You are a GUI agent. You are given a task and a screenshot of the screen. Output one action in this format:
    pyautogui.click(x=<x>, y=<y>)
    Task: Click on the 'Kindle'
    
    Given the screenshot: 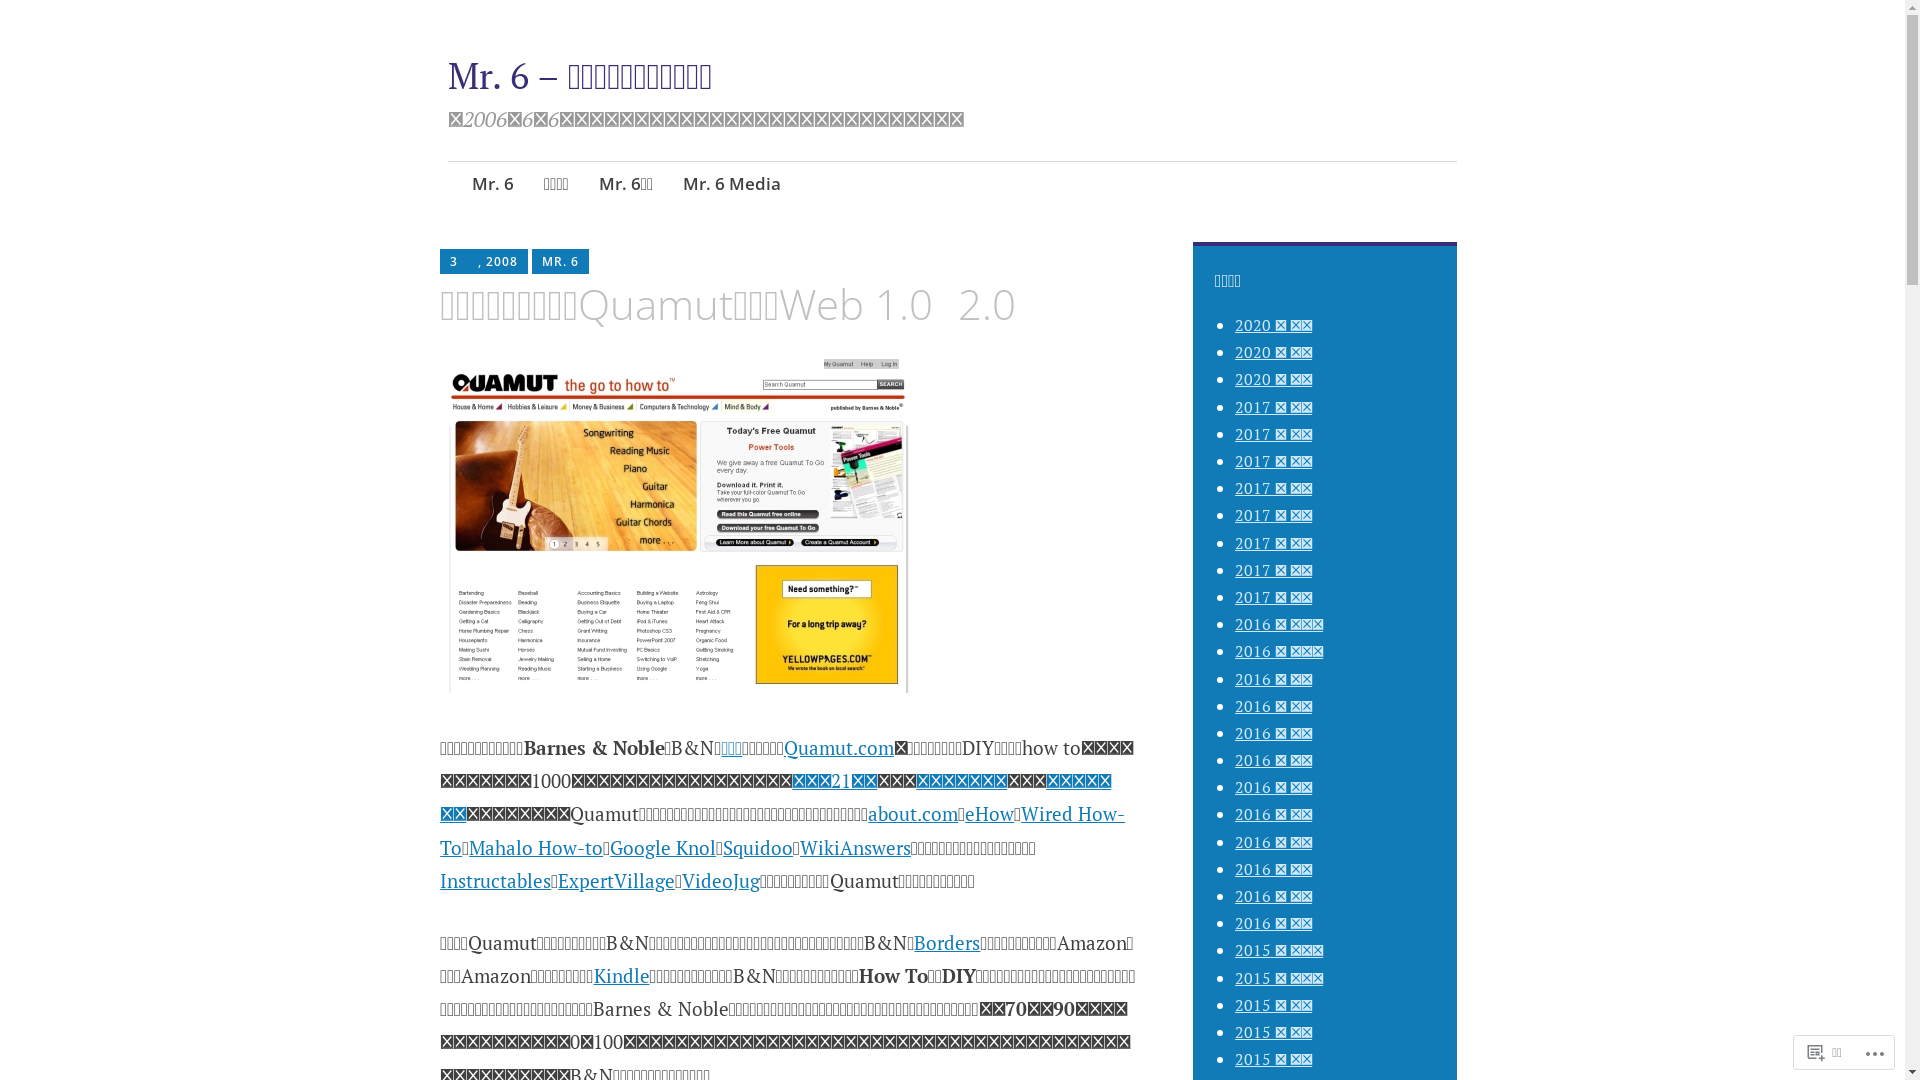 What is the action you would take?
    pyautogui.click(x=621, y=974)
    